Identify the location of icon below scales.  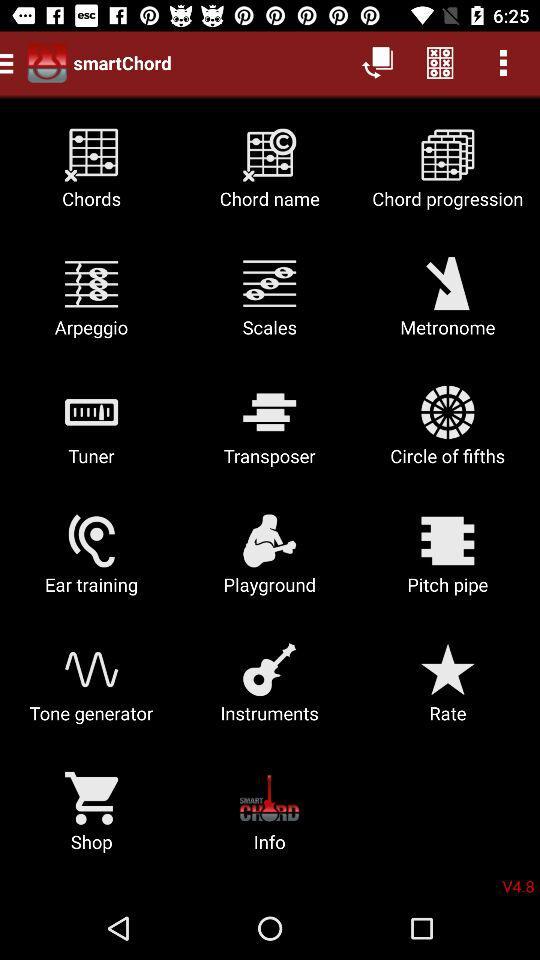
(447, 433).